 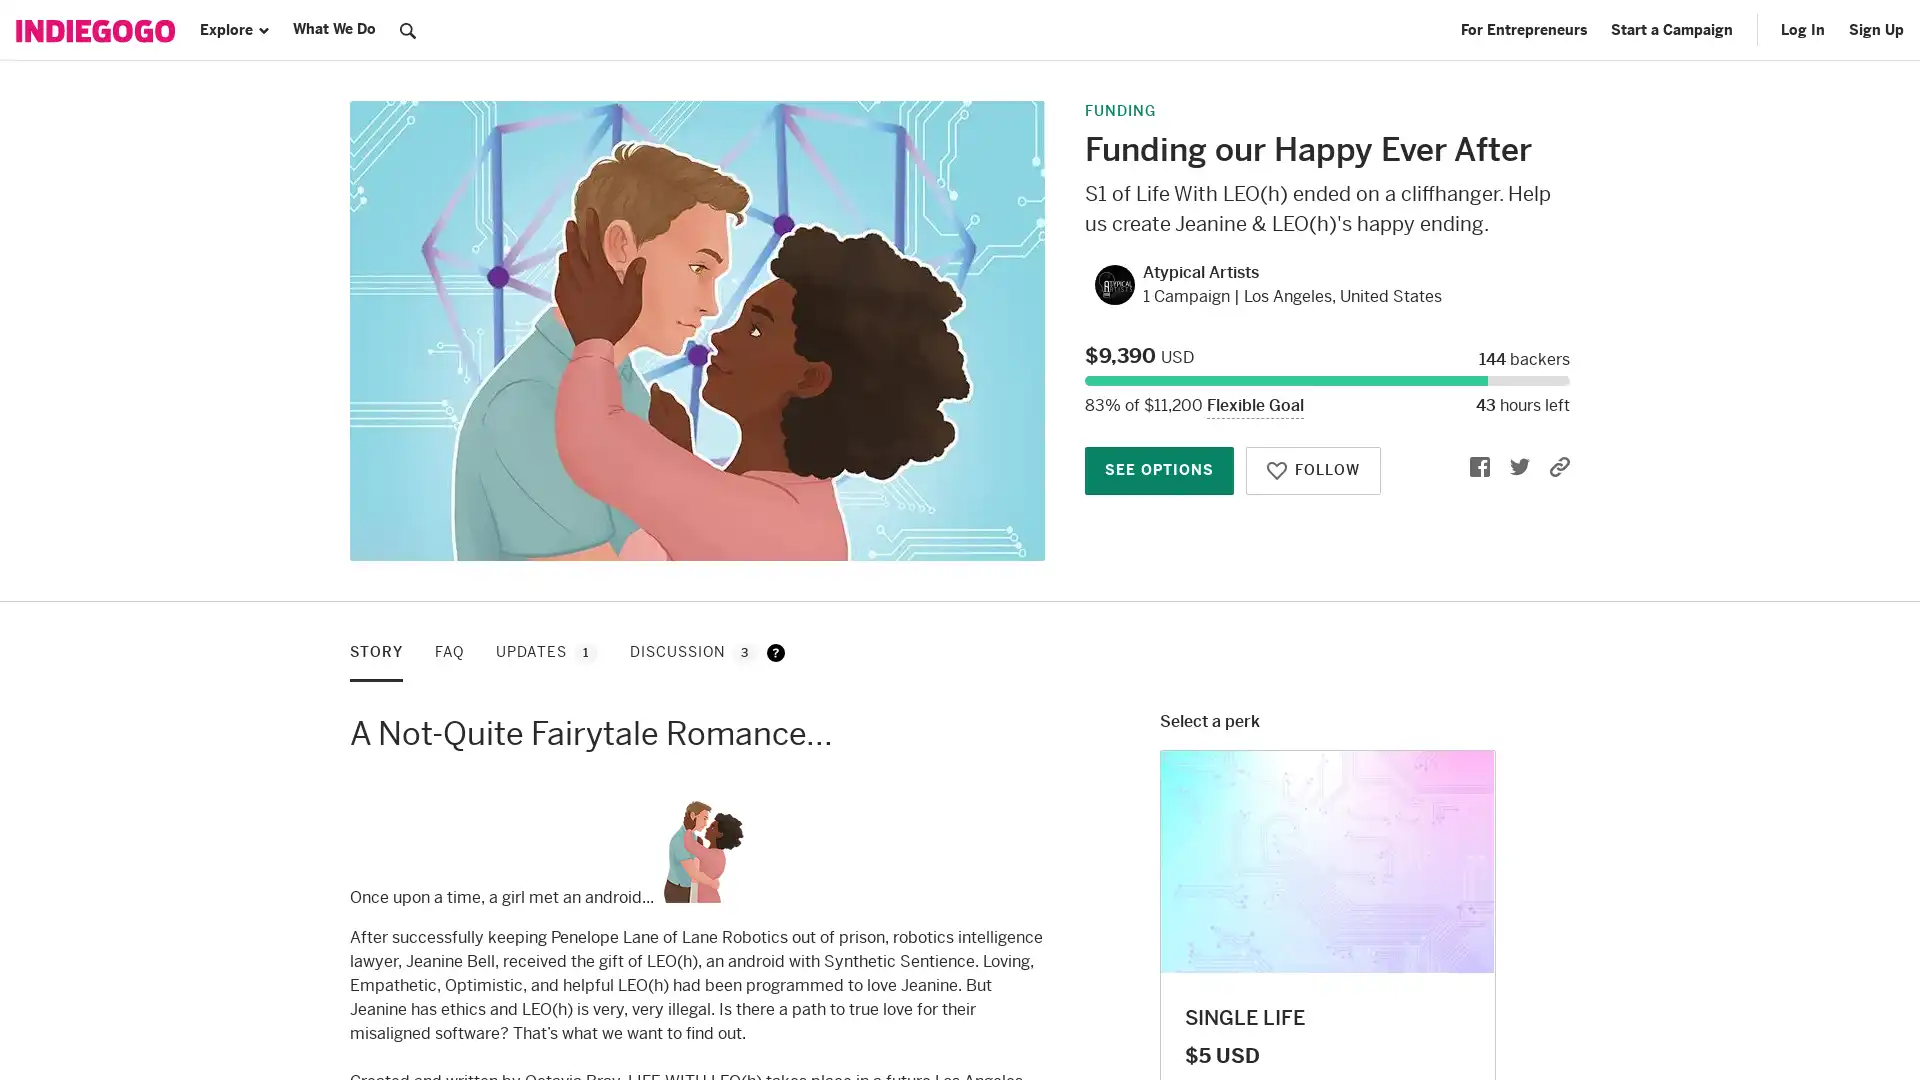 I want to click on Empty Heart FOLLOW, so click(x=1313, y=470).